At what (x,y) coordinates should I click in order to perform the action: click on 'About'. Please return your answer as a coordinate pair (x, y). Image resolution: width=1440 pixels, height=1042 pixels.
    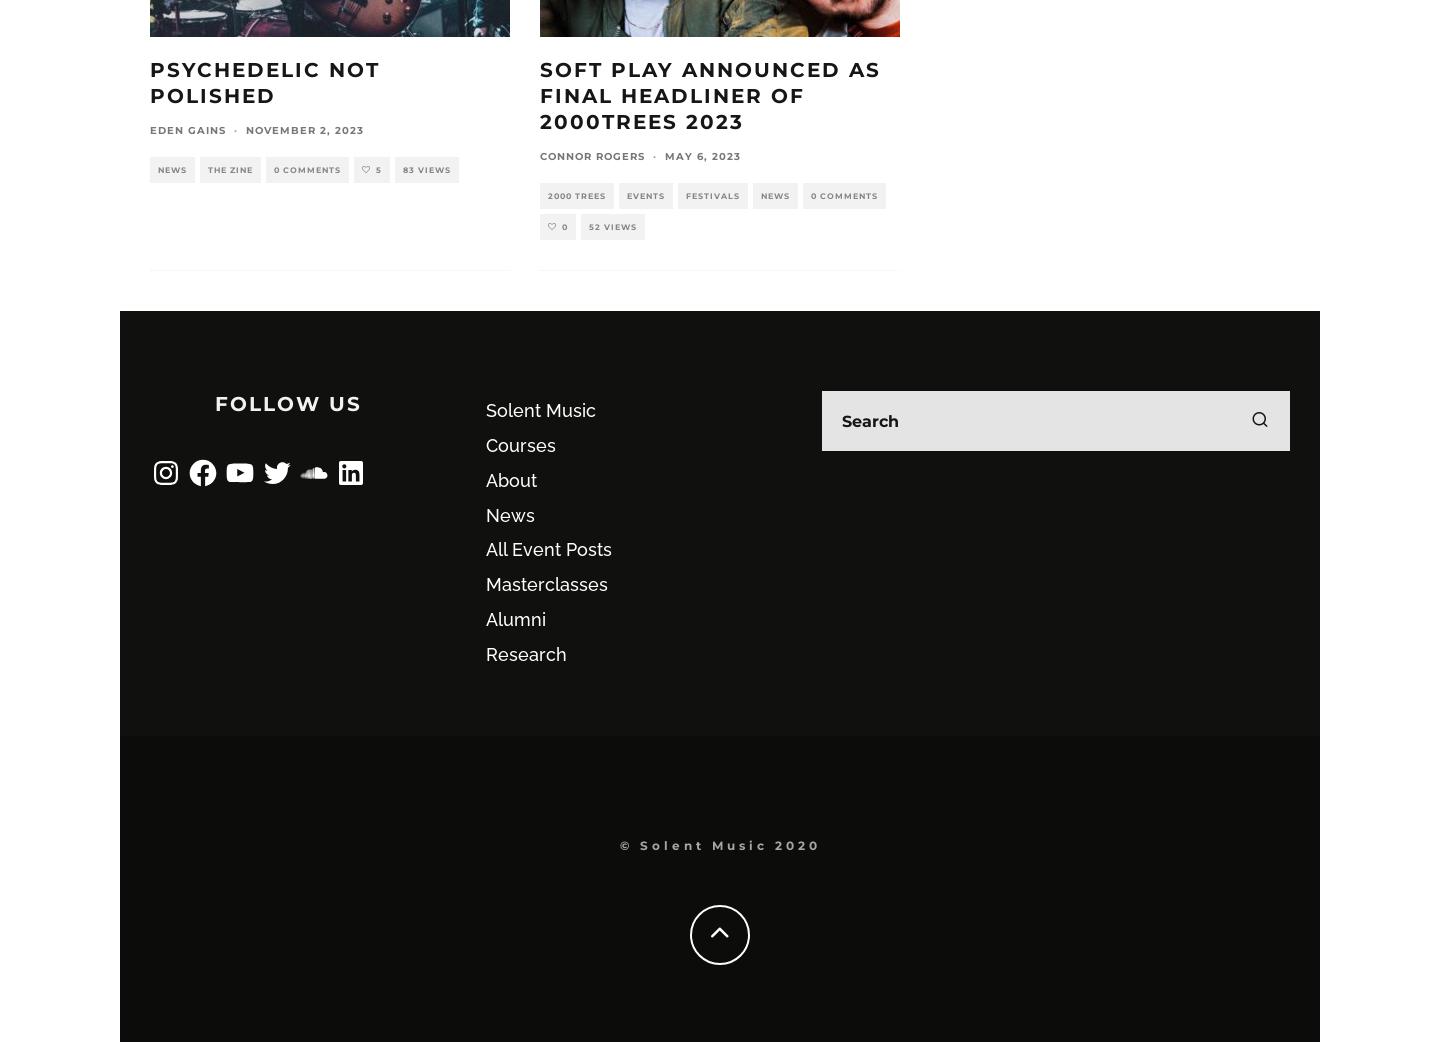
    Looking at the image, I should click on (485, 479).